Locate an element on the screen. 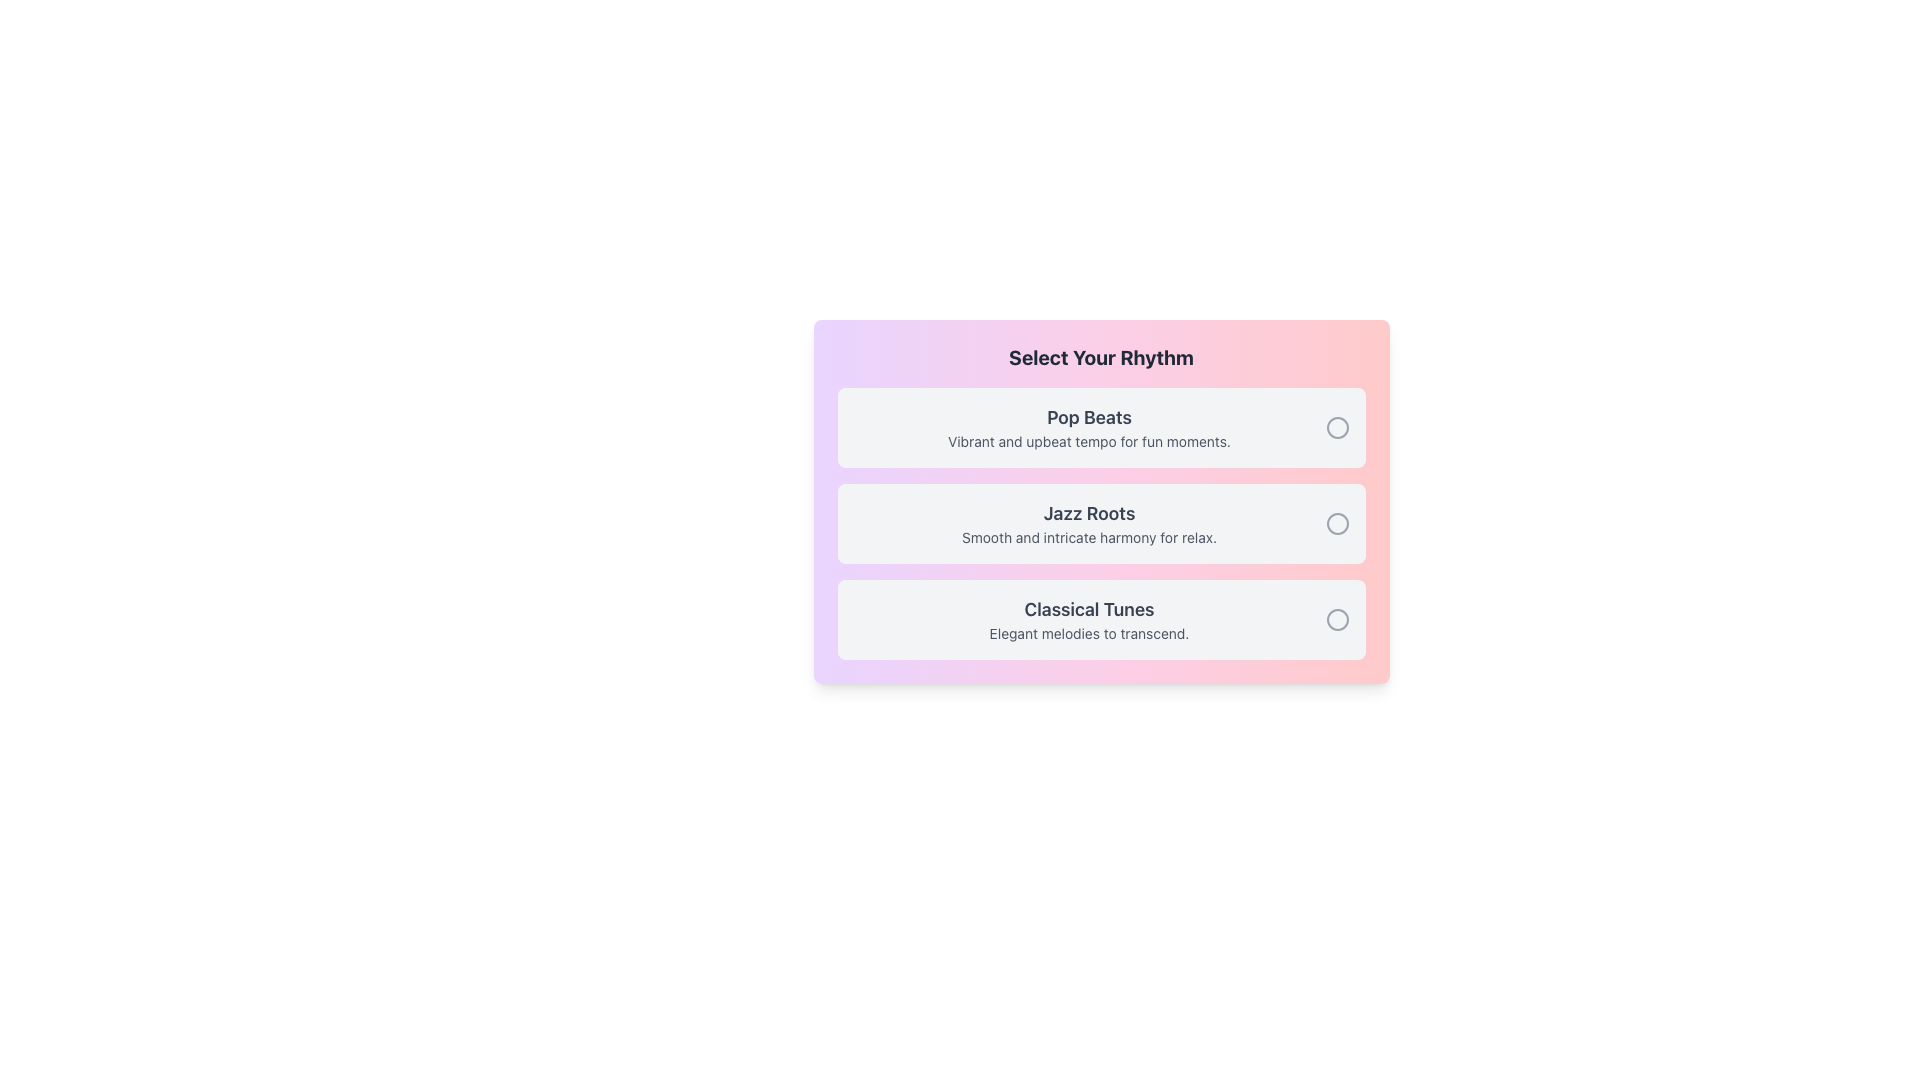 This screenshot has height=1080, width=1920. the radio button next to the 'Pop Beats' label is located at coordinates (1337, 427).